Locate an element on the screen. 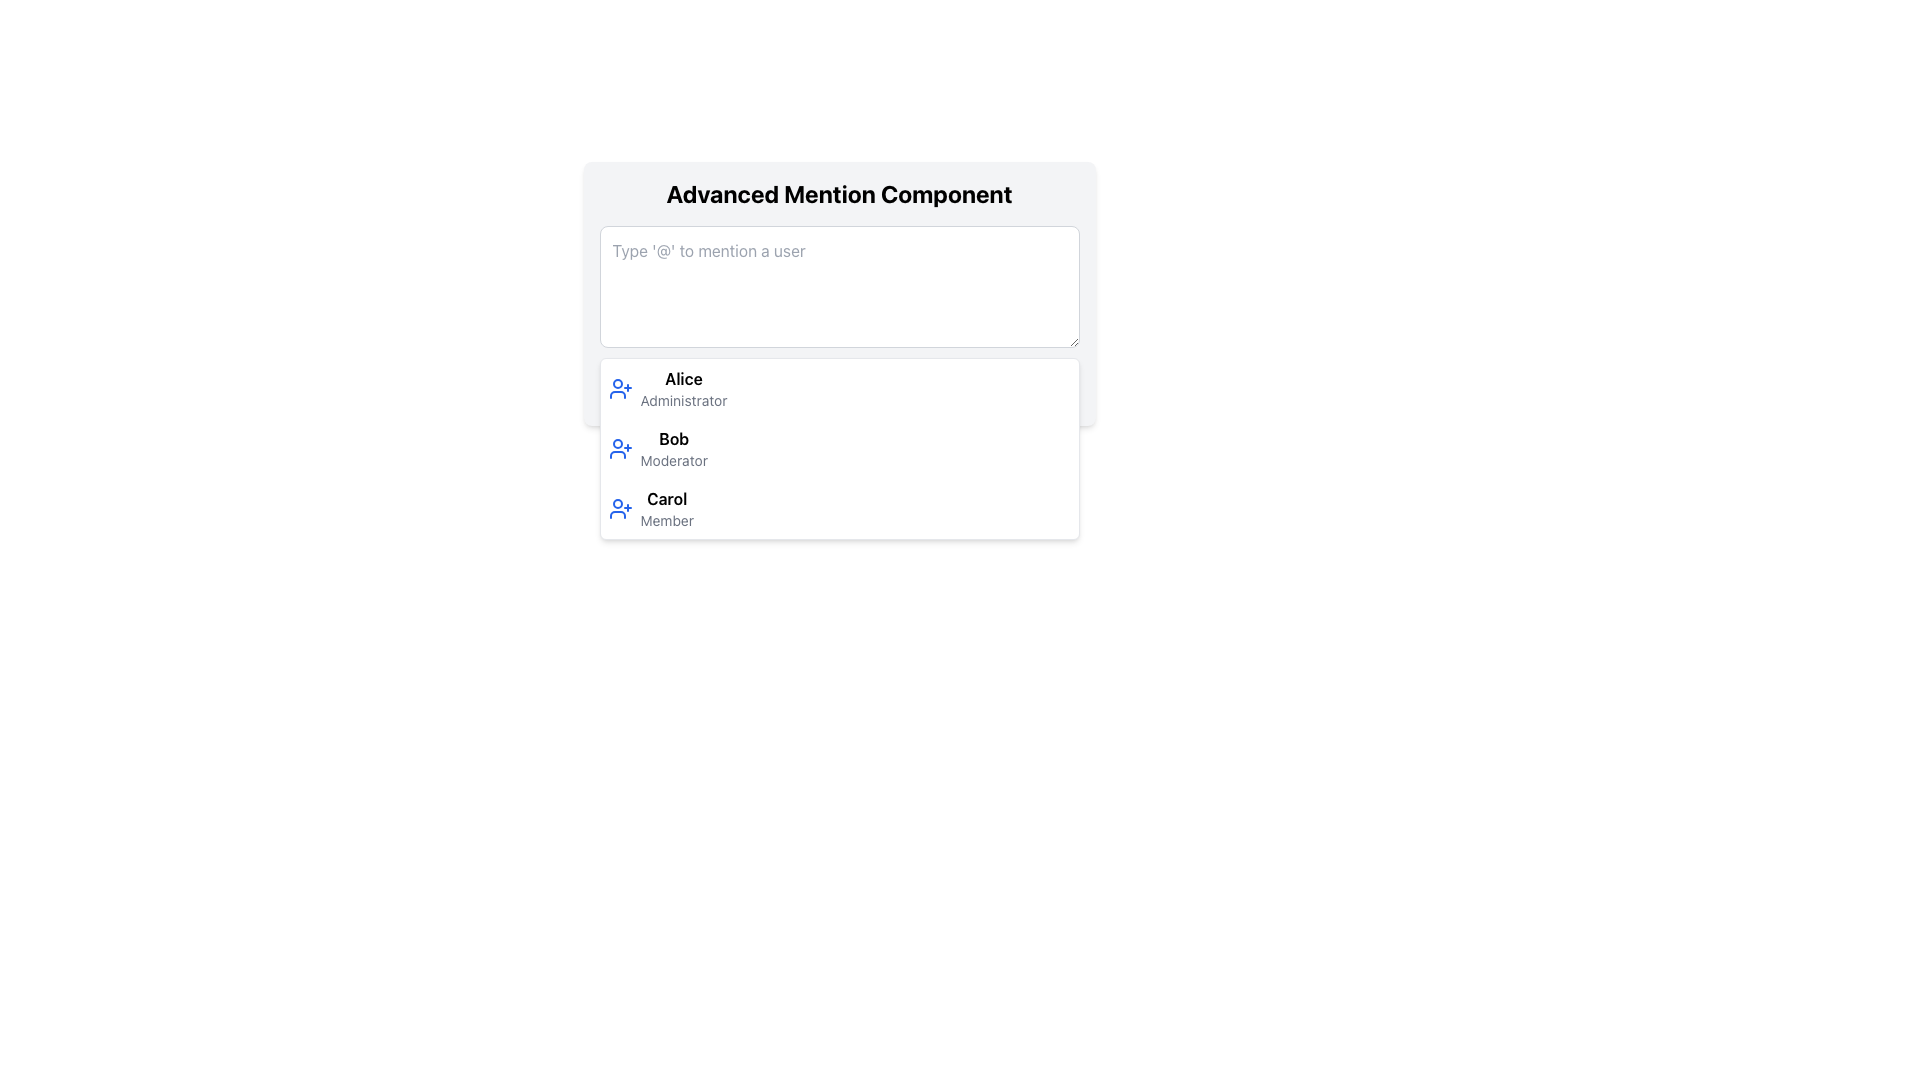 The image size is (1920, 1080). the second list item in the dropdown menu labeled 'Advanced Mention Component' is located at coordinates (839, 447).